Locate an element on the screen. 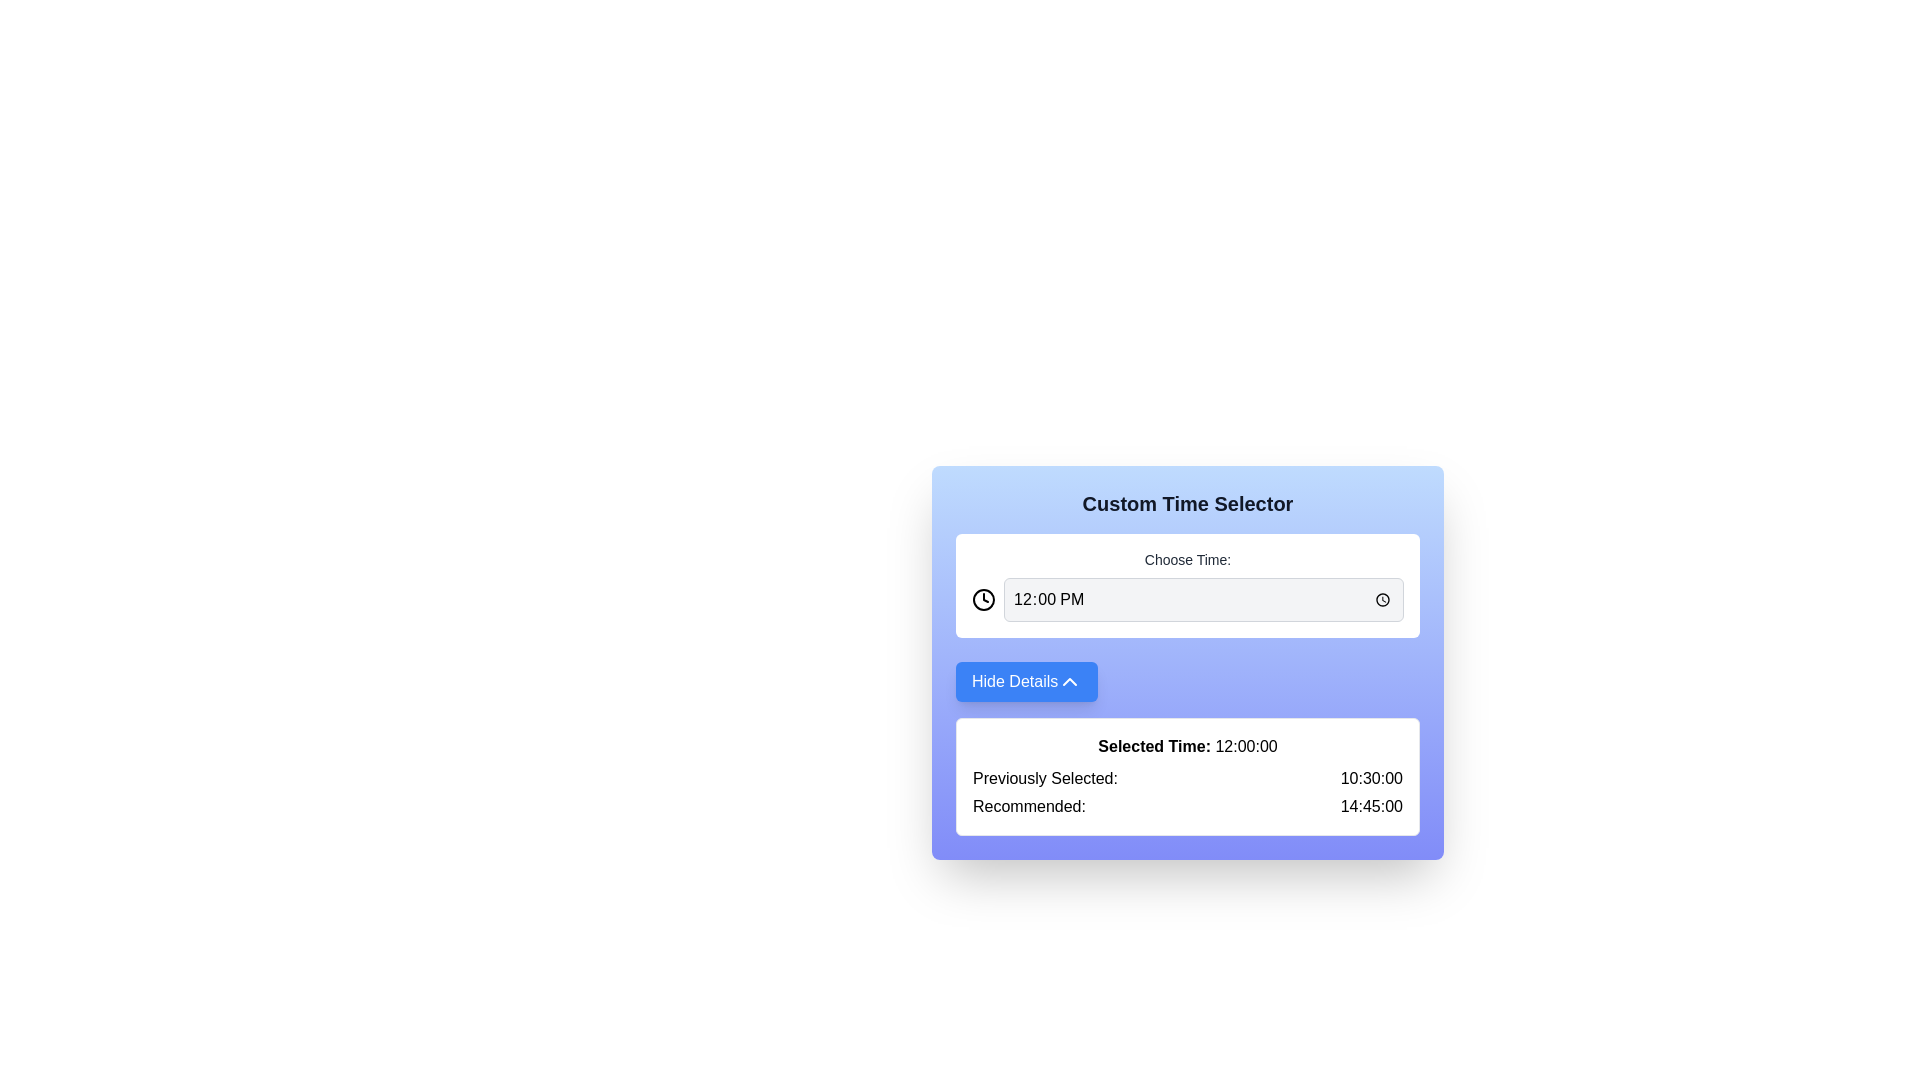 This screenshot has width=1920, height=1080. the static text element indicating the recommended selection, located below the 'Previously Selected:' label is located at coordinates (1029, 805).